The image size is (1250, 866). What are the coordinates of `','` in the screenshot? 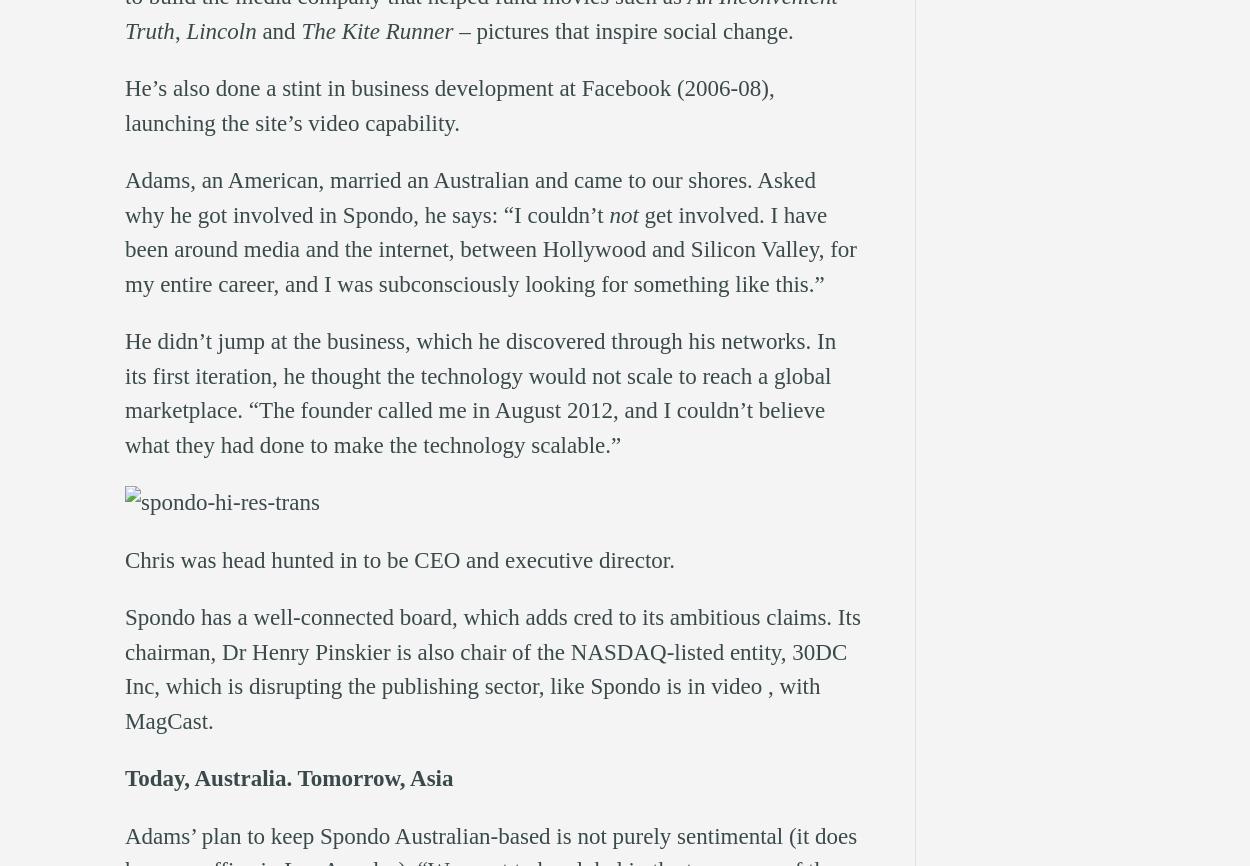 It's located at (180, 30).